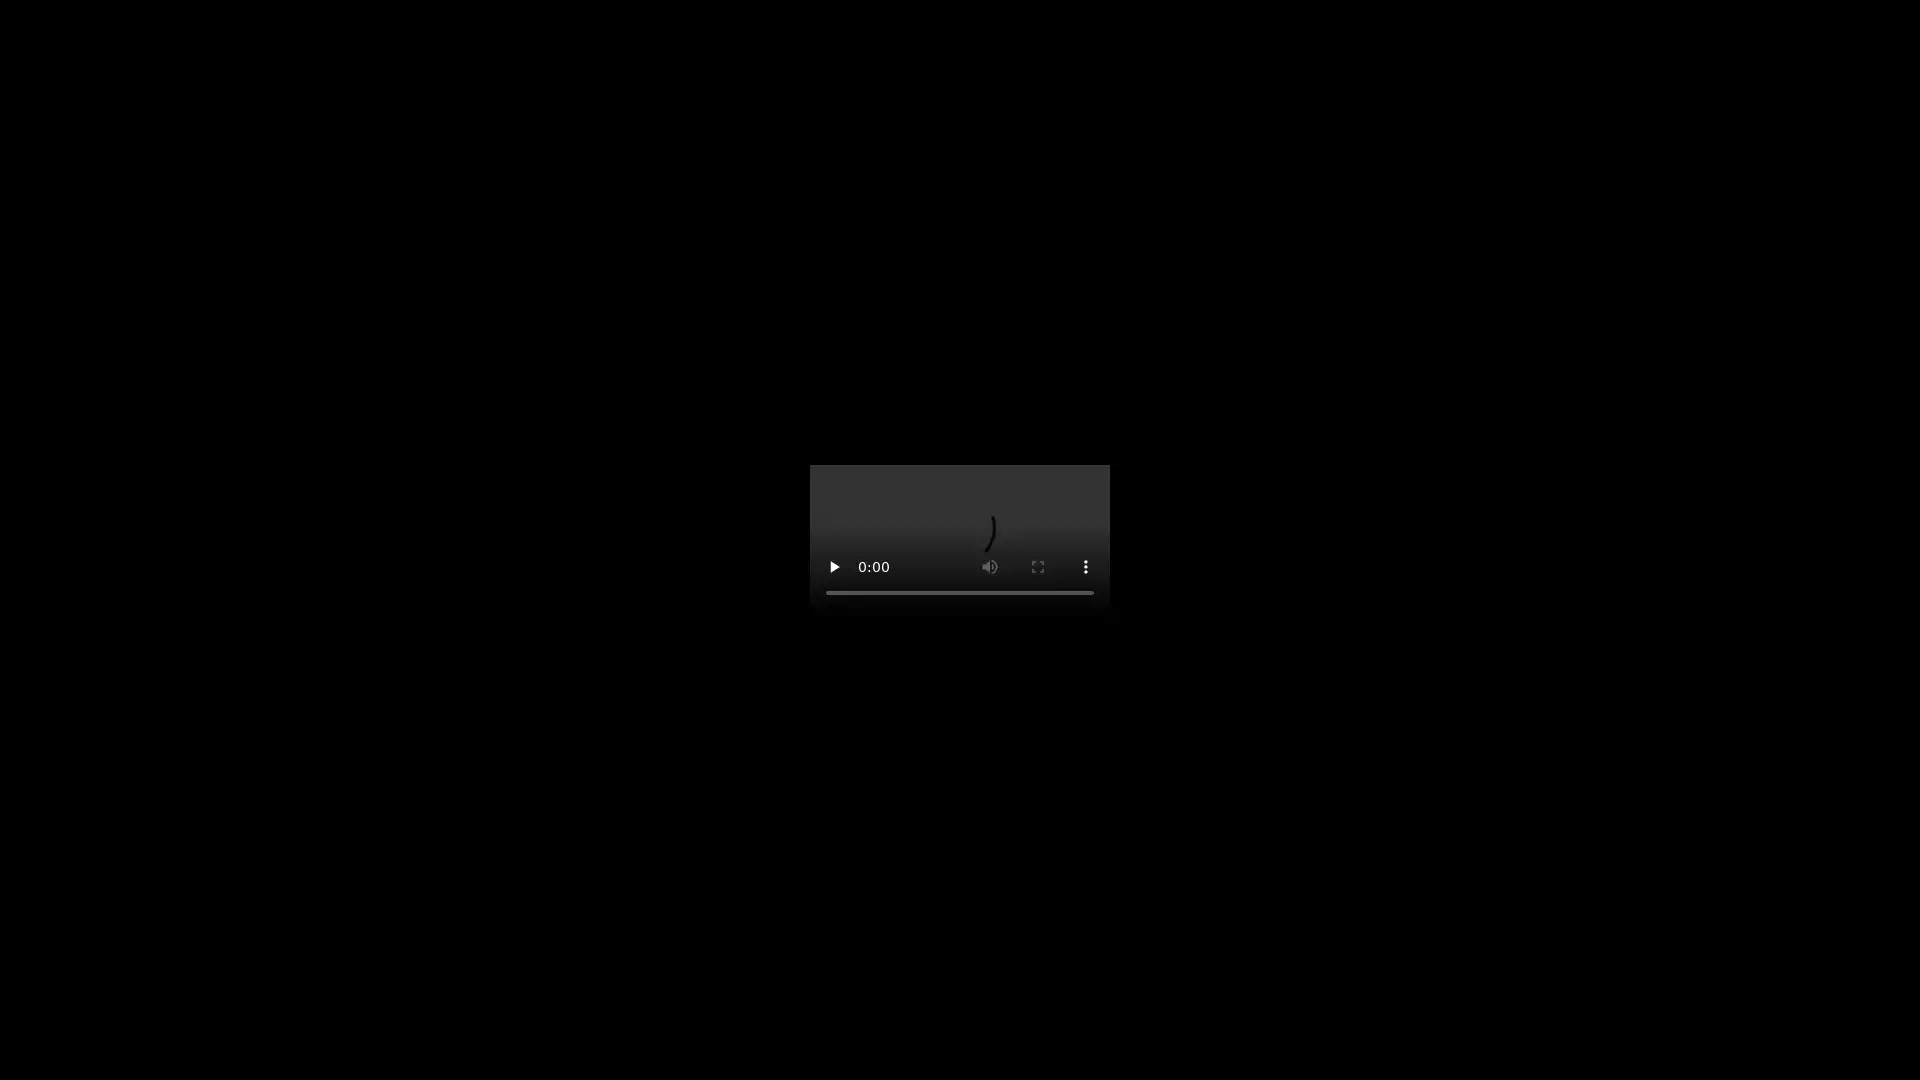 The height and width of the screenshot is (1080, 1920). Describe the element at coordinates (1050, 586) in the screenshot. I see `mute` at that location.